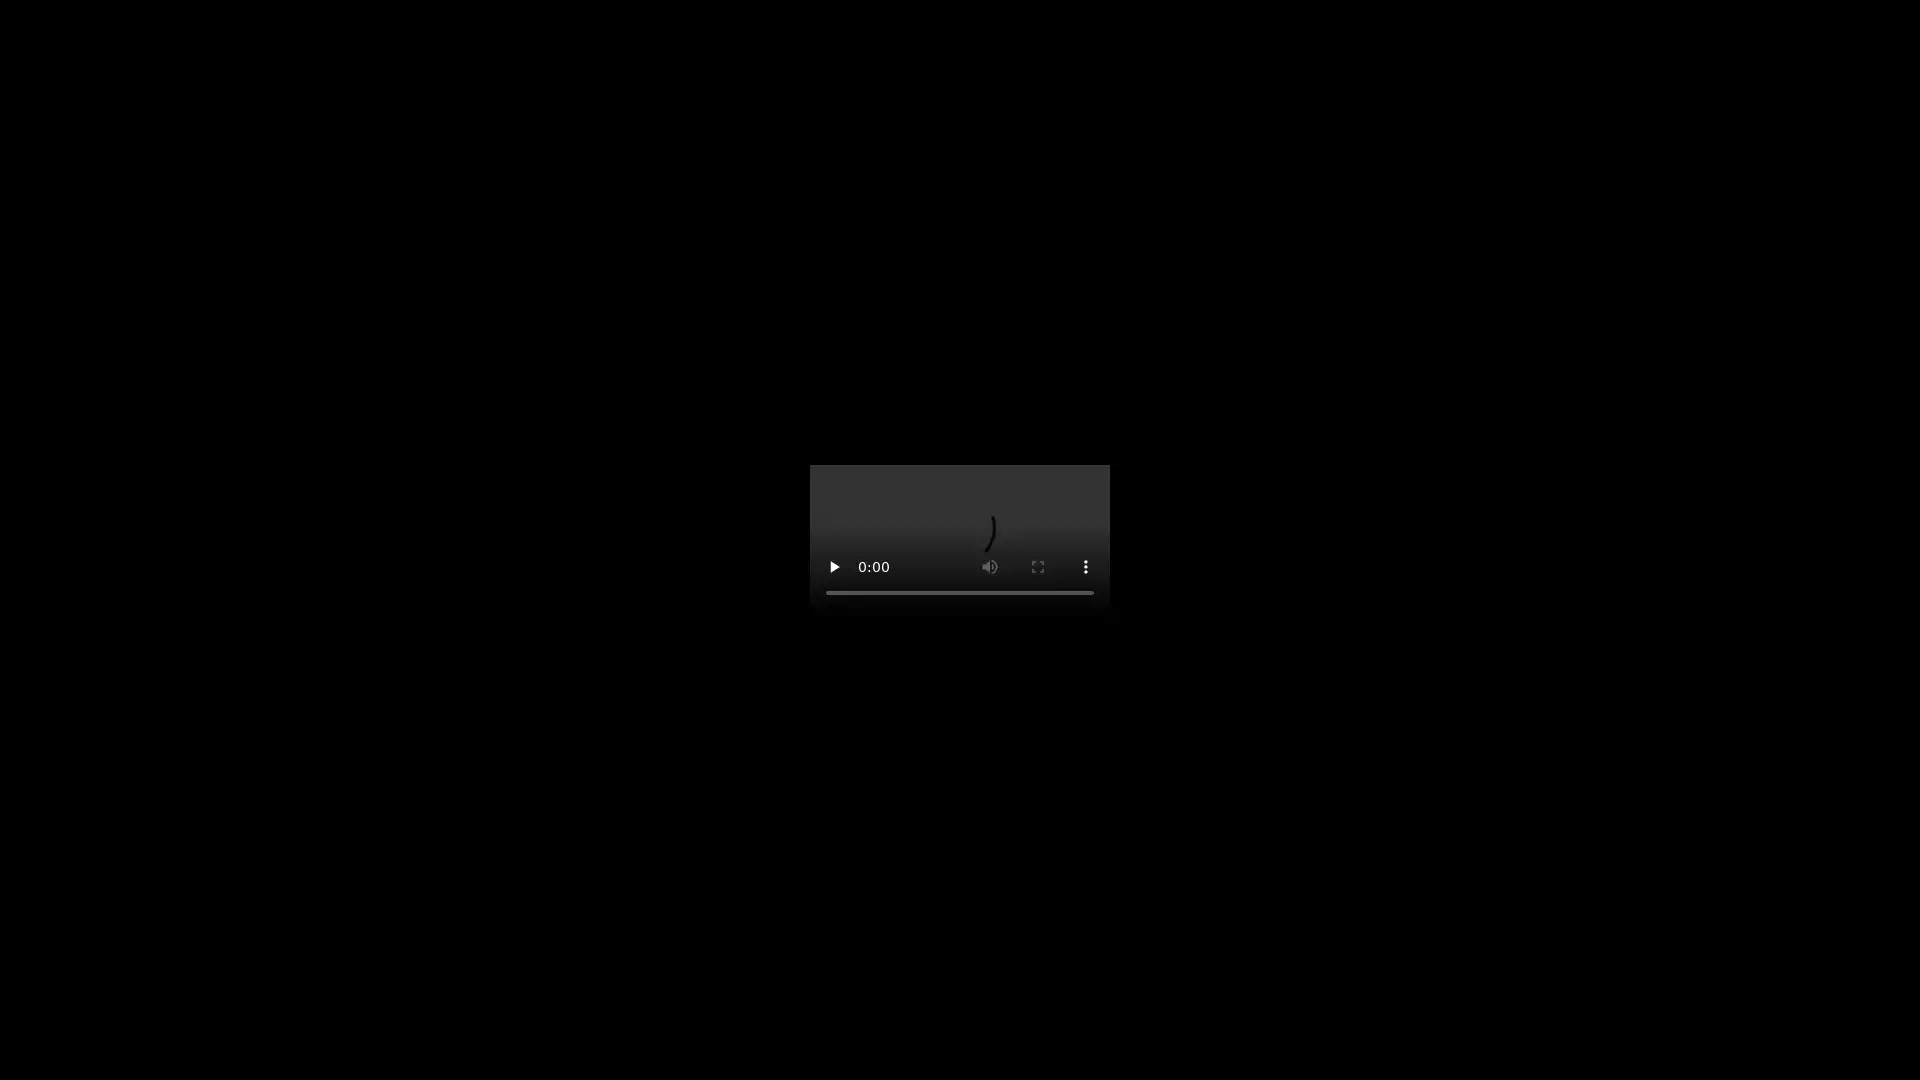 The height and width of the screenshot is (1080, 1920). Describe the element at coordinates (1050, 586) in the screenshot. I see `mute` at that location.